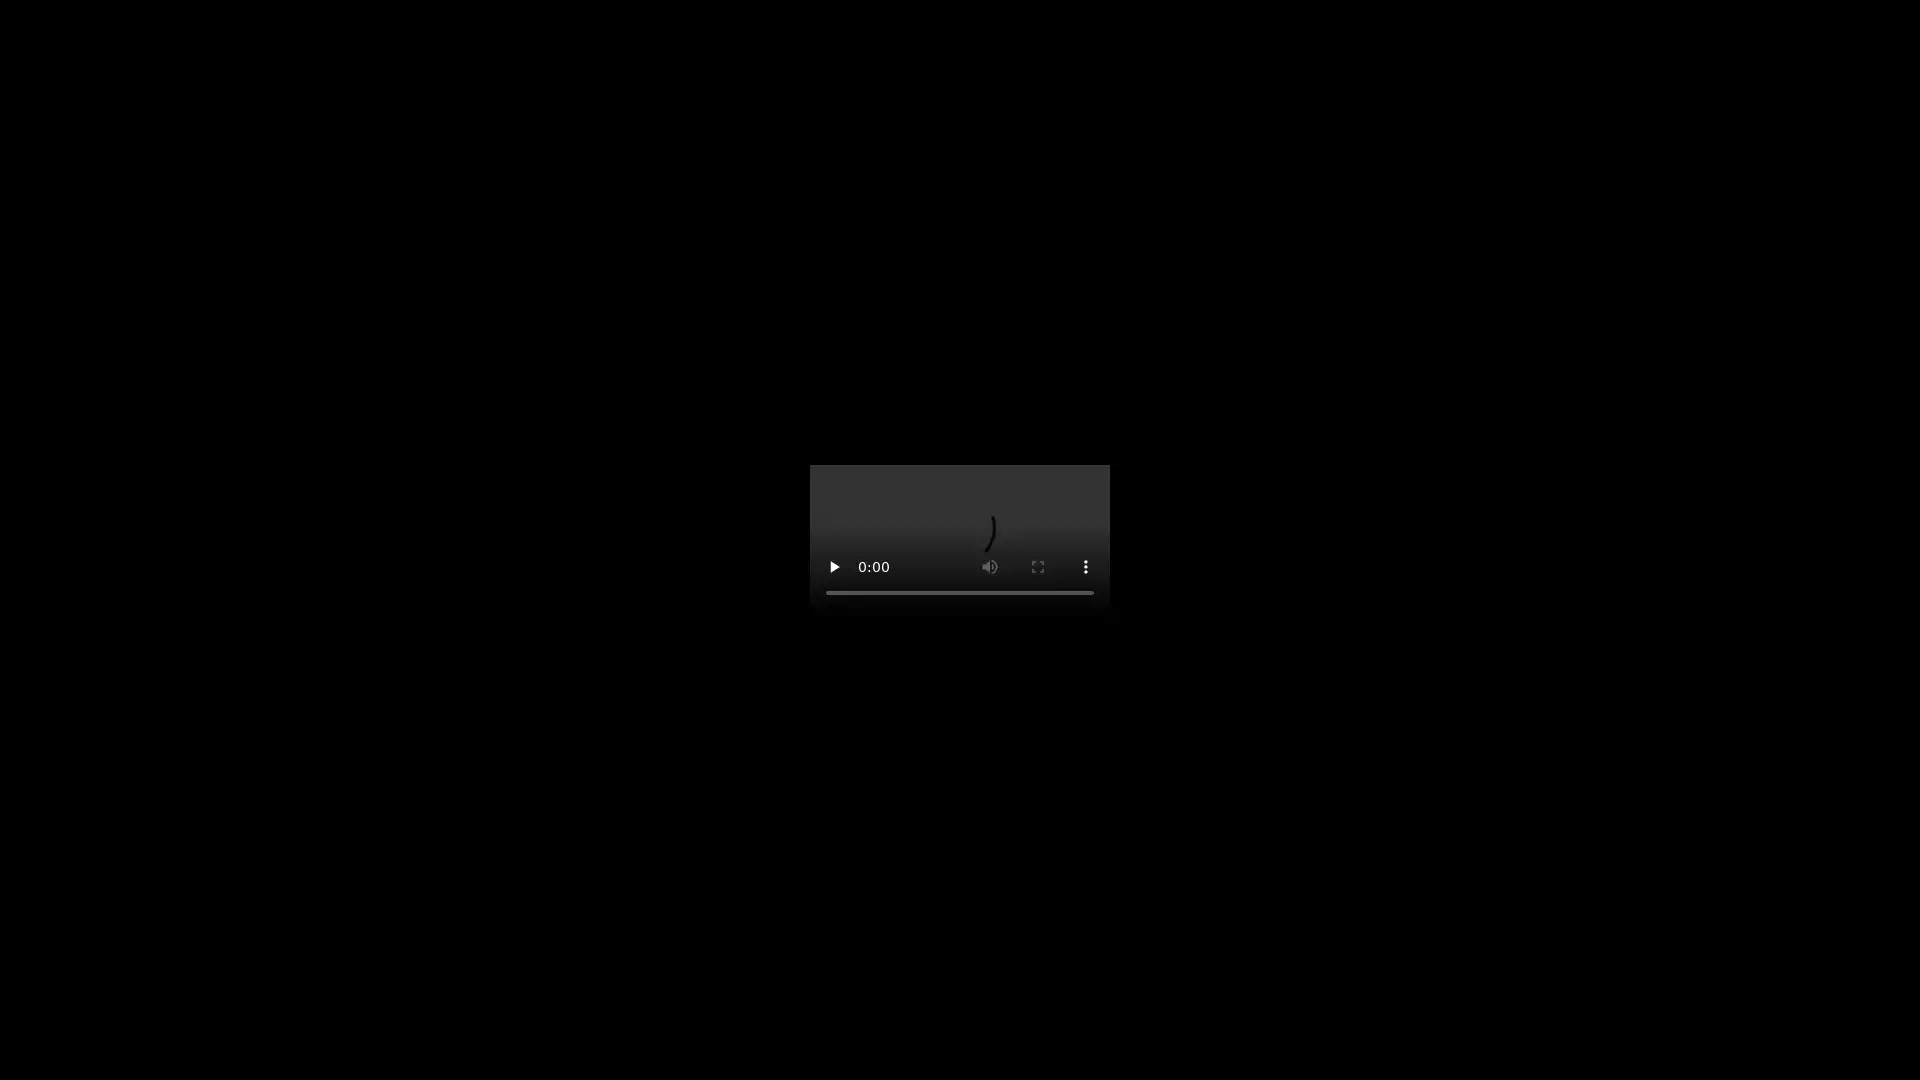 The height and width of the screenshot is (1080, 1920). Describe the element at coordinates (1050, 586) in the screenshot. I see `mute` at that location.